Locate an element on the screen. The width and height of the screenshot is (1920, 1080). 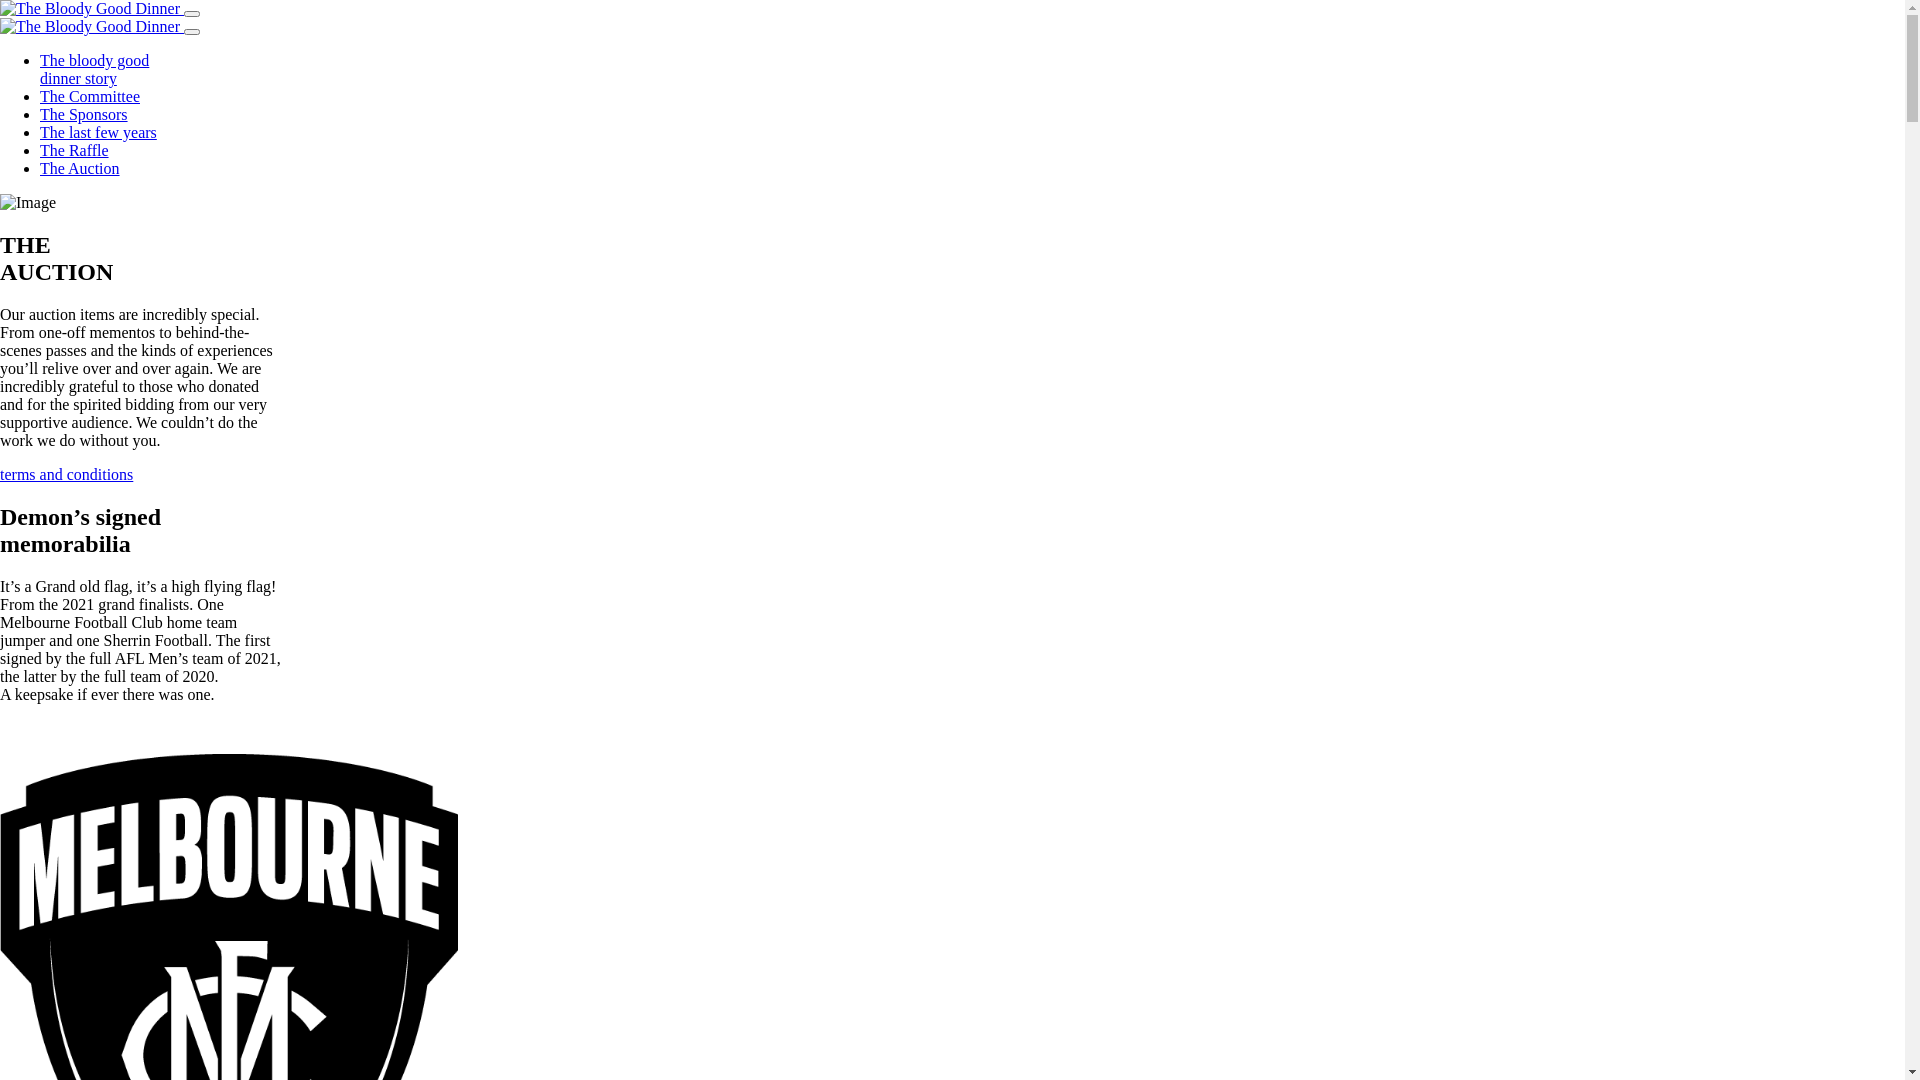
'The bloody good is located at coordinates (93, 68).